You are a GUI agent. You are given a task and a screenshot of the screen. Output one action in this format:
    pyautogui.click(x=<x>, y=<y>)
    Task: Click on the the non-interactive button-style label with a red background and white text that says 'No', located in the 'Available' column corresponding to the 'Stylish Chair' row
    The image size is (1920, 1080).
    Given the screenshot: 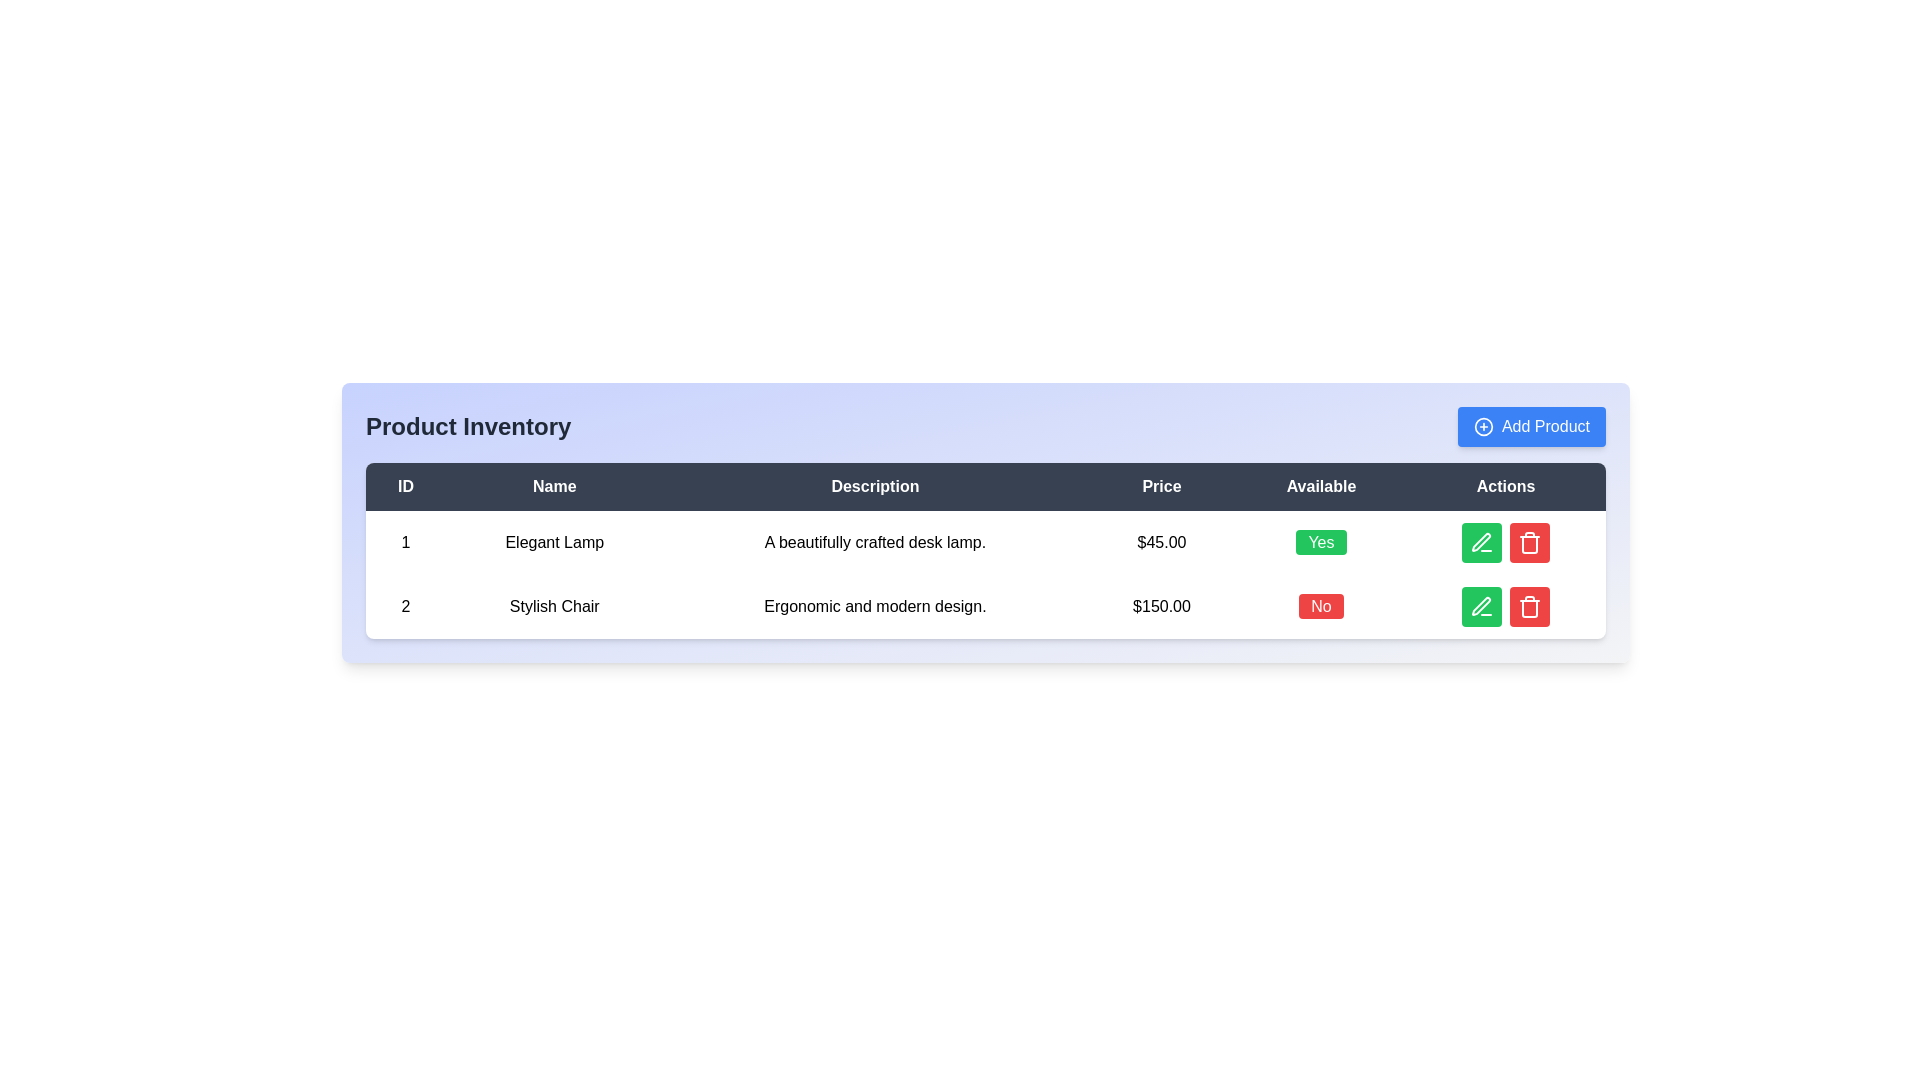 What is the action you would take?
    pyautogui.click(x=1321, y=605)
    